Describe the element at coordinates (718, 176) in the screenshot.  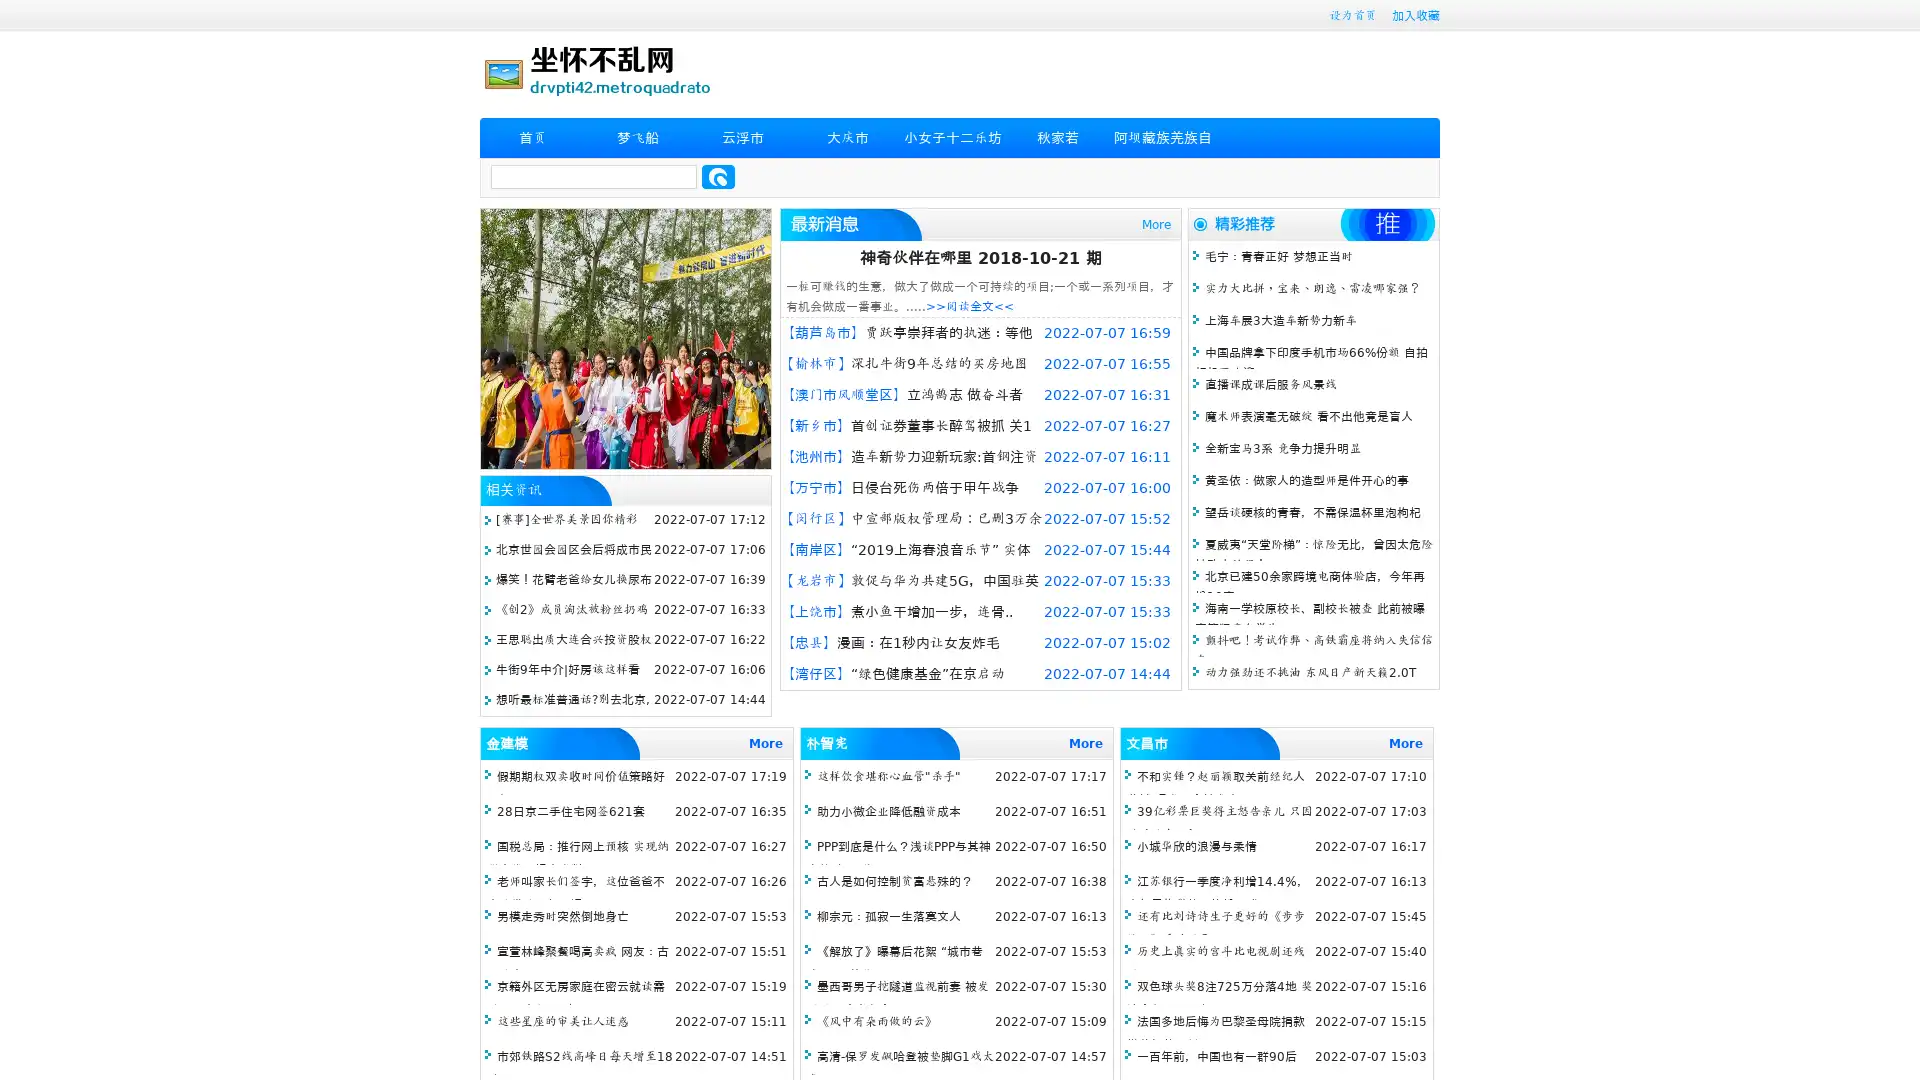
I see `Search` at that location.